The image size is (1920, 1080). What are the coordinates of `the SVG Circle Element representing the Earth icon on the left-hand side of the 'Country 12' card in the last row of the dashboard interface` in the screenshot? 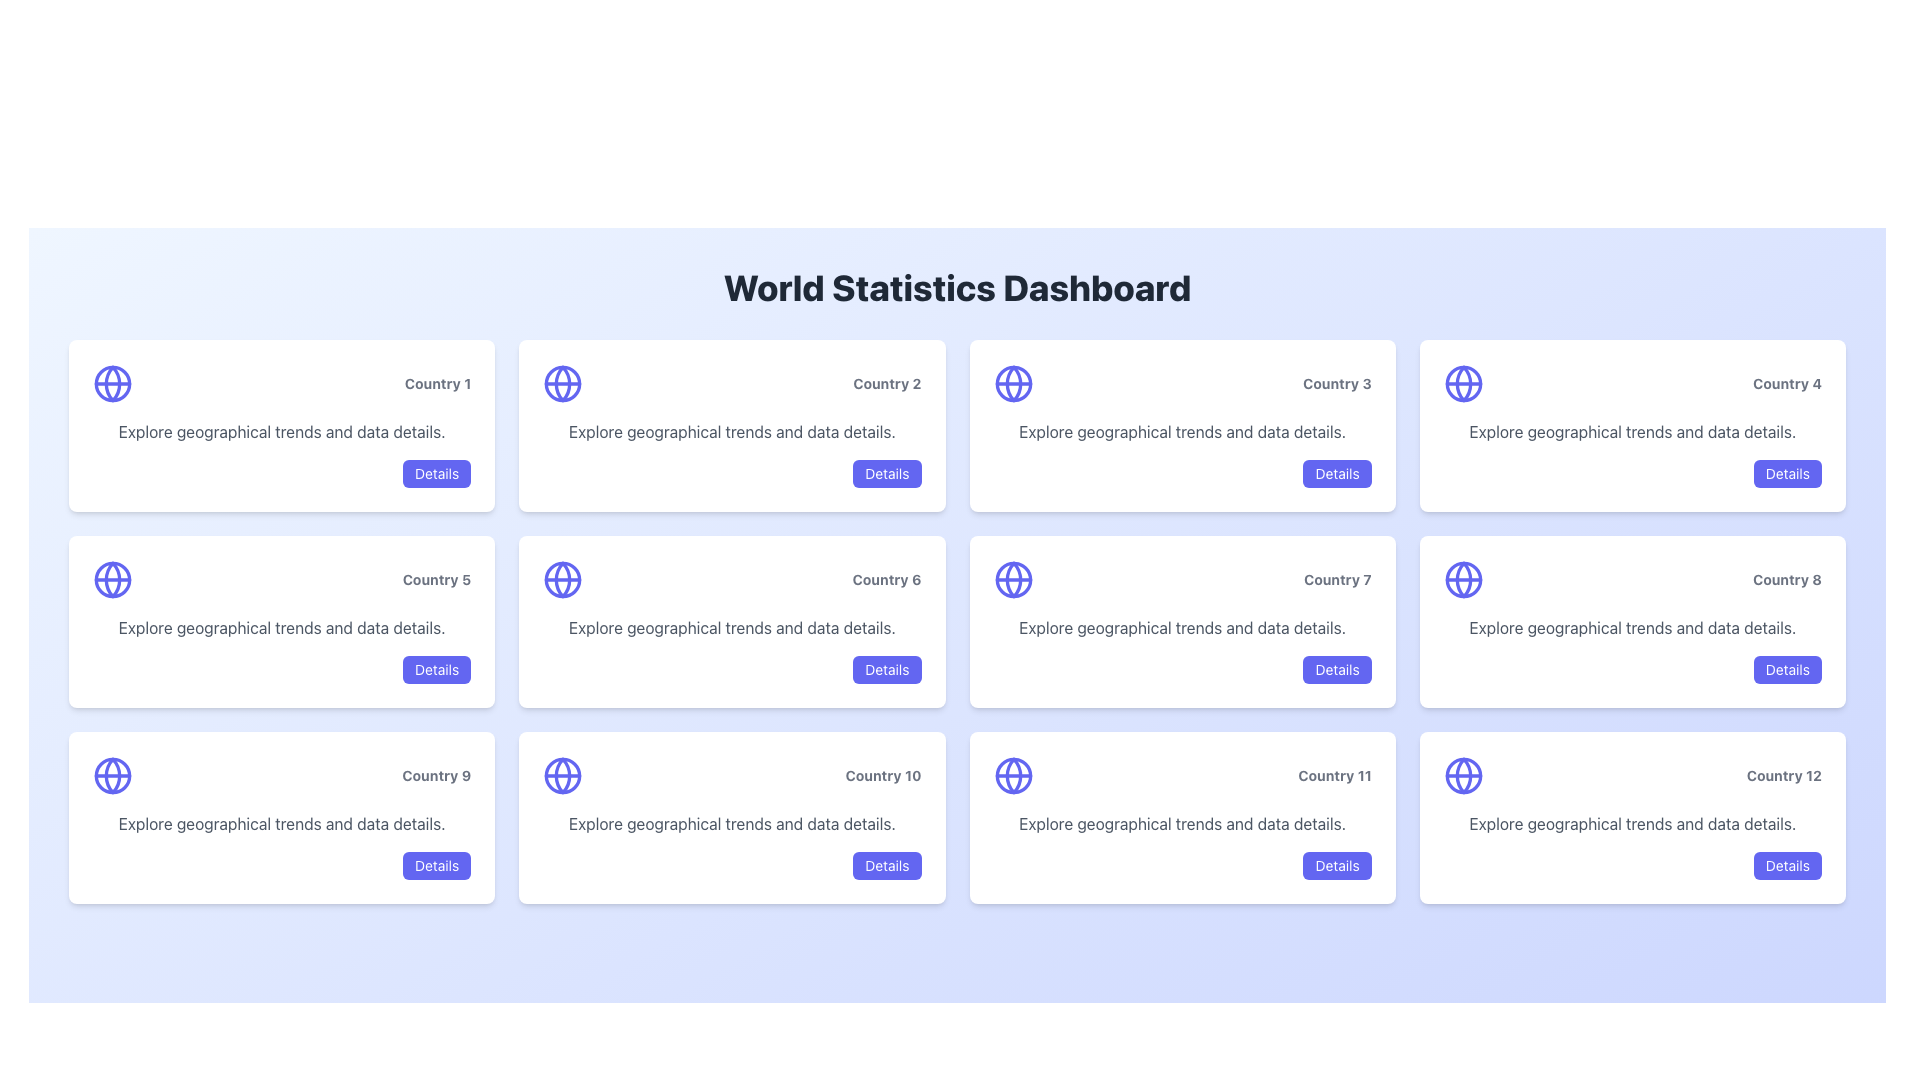 It's located at (1463, 774).